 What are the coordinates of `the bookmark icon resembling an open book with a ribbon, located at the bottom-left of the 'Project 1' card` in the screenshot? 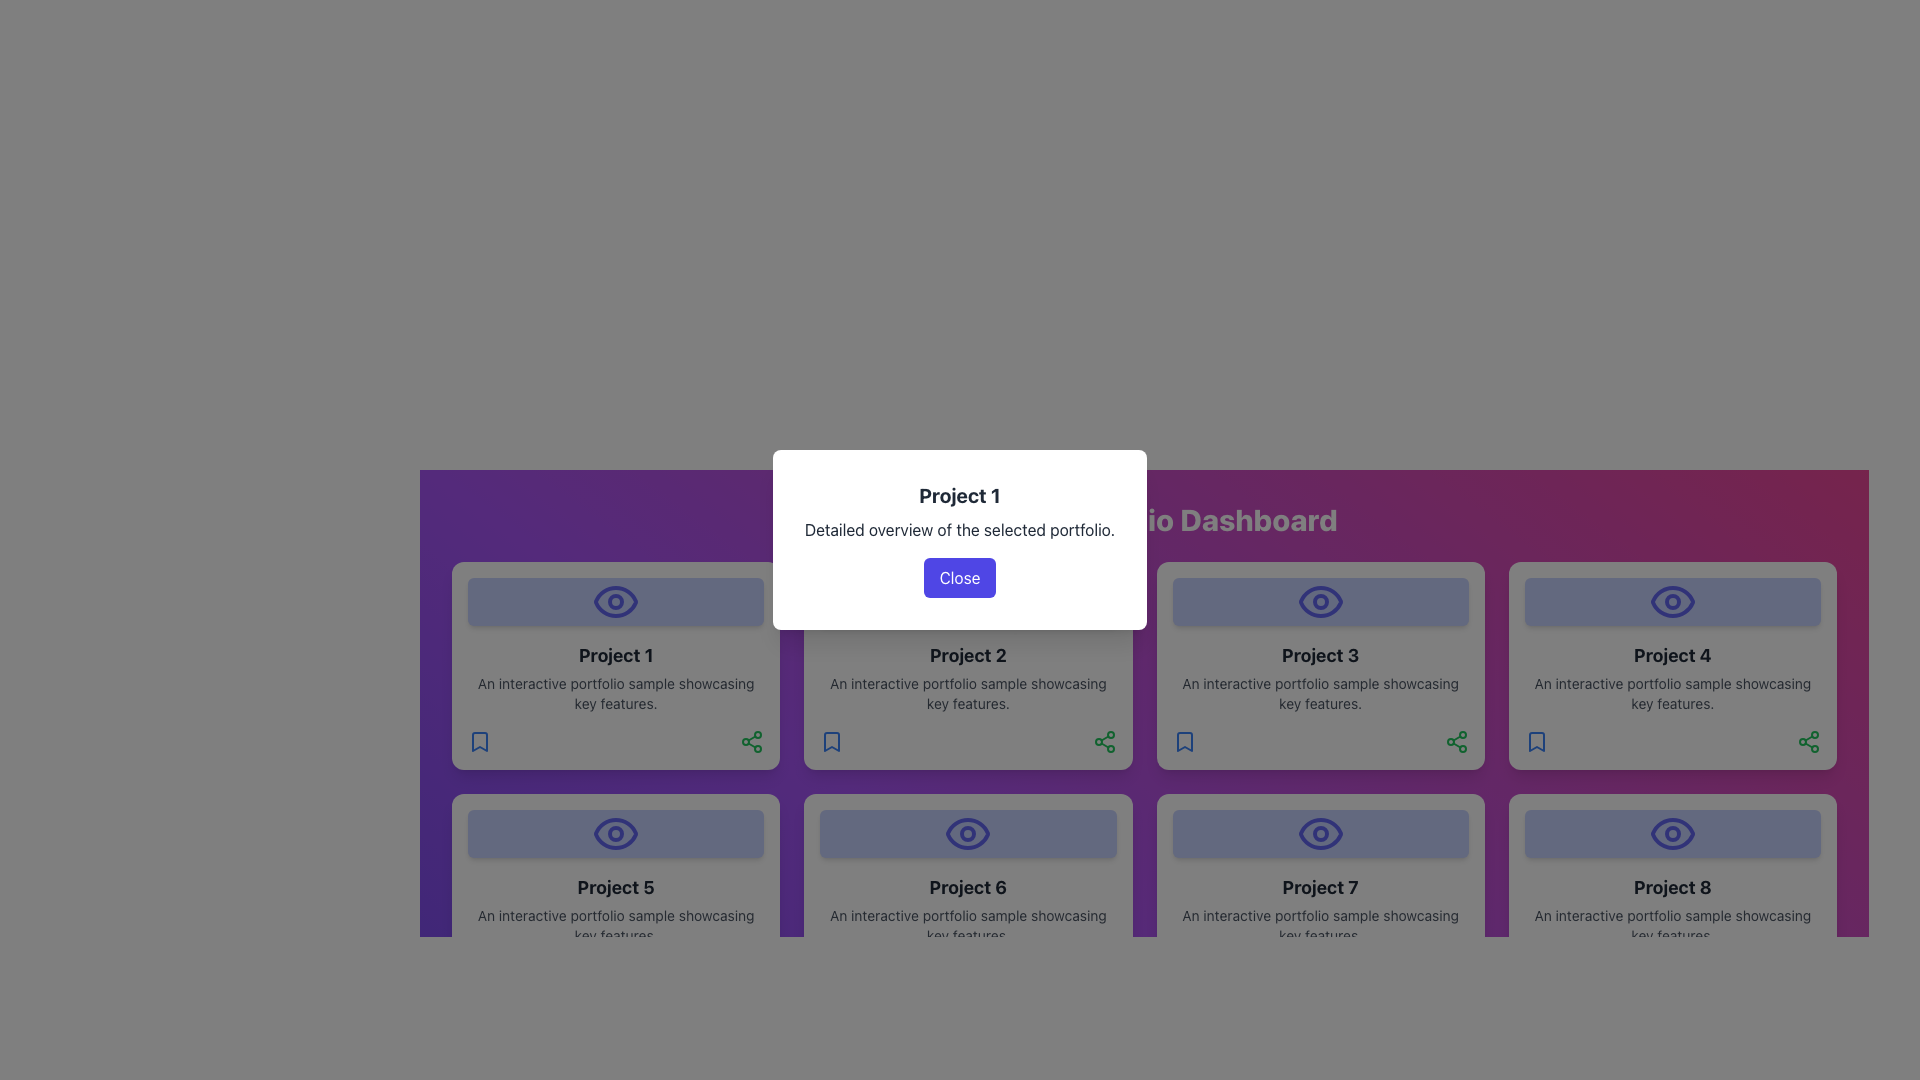 It's located at (480, 741).